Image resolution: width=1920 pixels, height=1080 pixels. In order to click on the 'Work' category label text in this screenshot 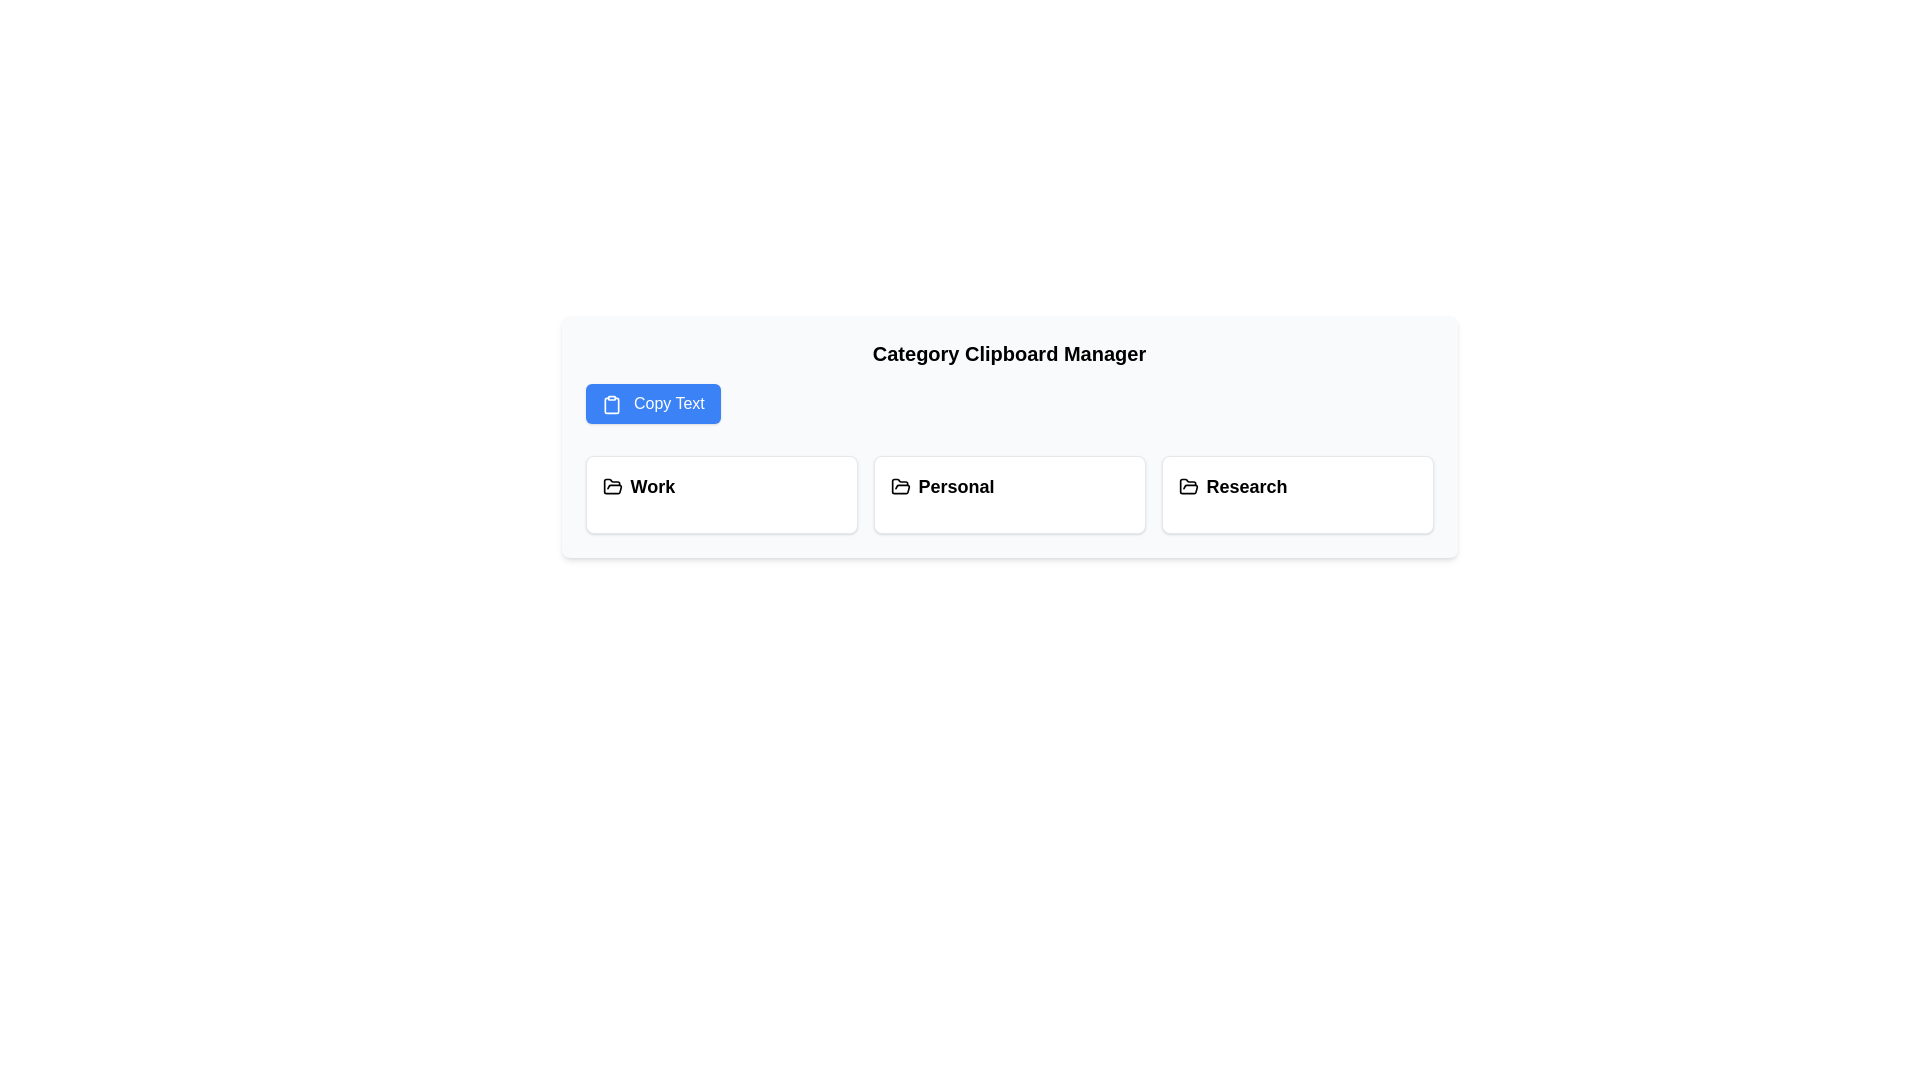, I will do `click(652, 486)`.